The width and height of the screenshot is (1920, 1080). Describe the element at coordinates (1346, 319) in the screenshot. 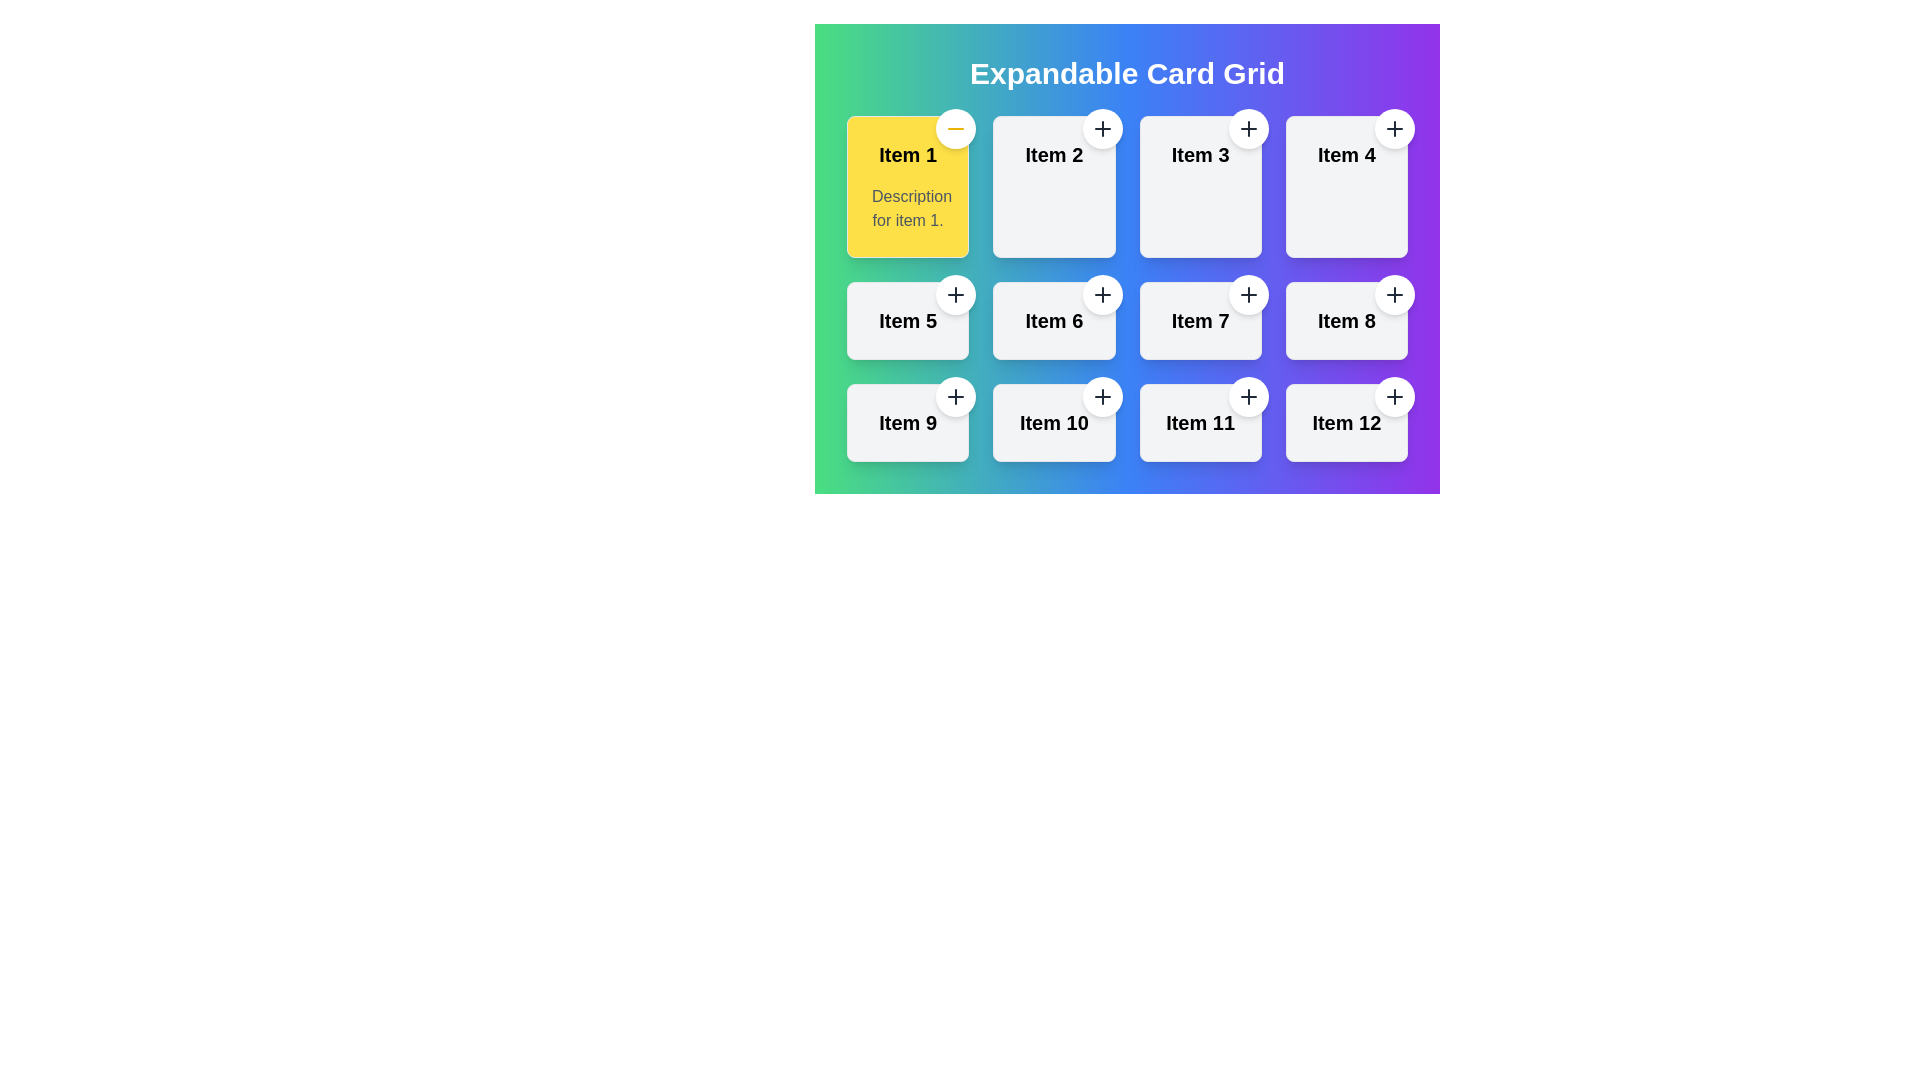

I see `the text label that identifies the specific card in the second row, fourth column of the grid layout to trigger the tooltip or hover effect` at that location.